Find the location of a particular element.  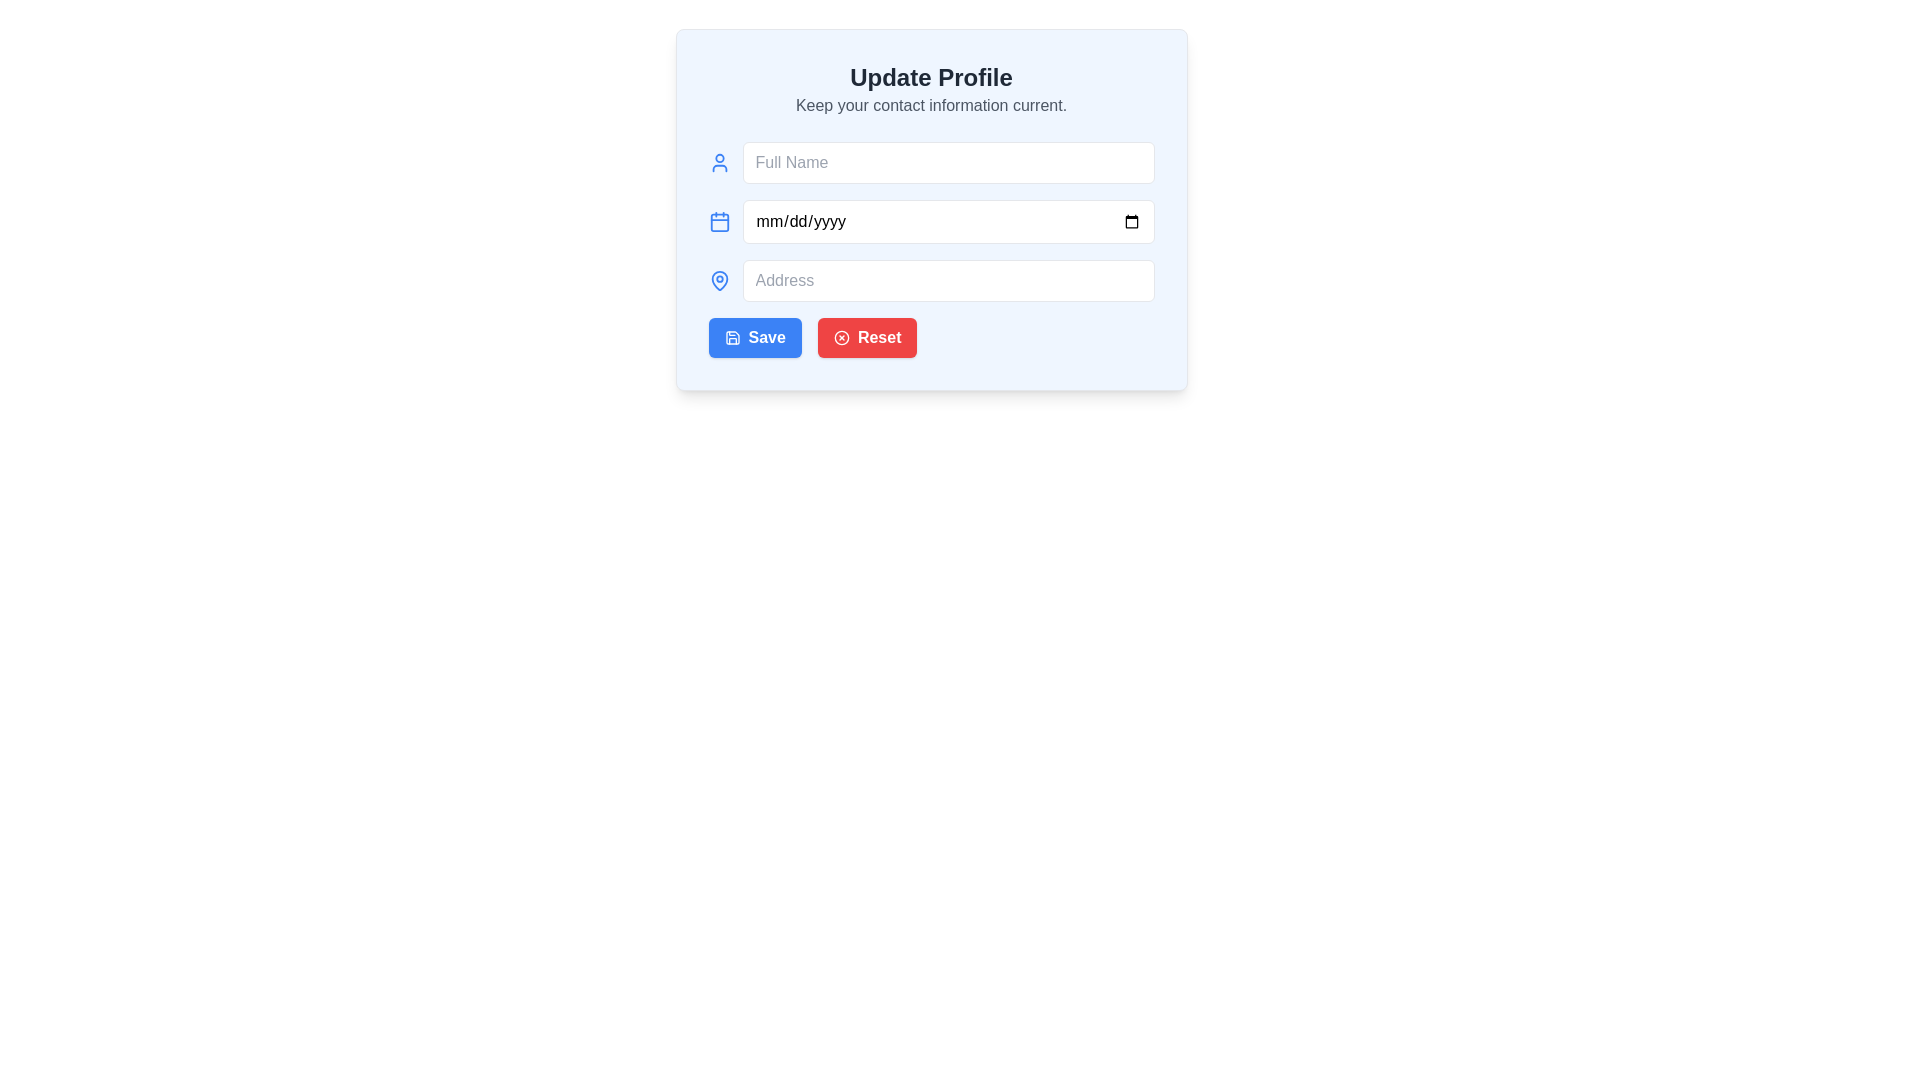

the decorative rectangular graphic element within the calendar icon located to the left of the date input field in the 'Update Profile' form is located at coordinates (719, 222).